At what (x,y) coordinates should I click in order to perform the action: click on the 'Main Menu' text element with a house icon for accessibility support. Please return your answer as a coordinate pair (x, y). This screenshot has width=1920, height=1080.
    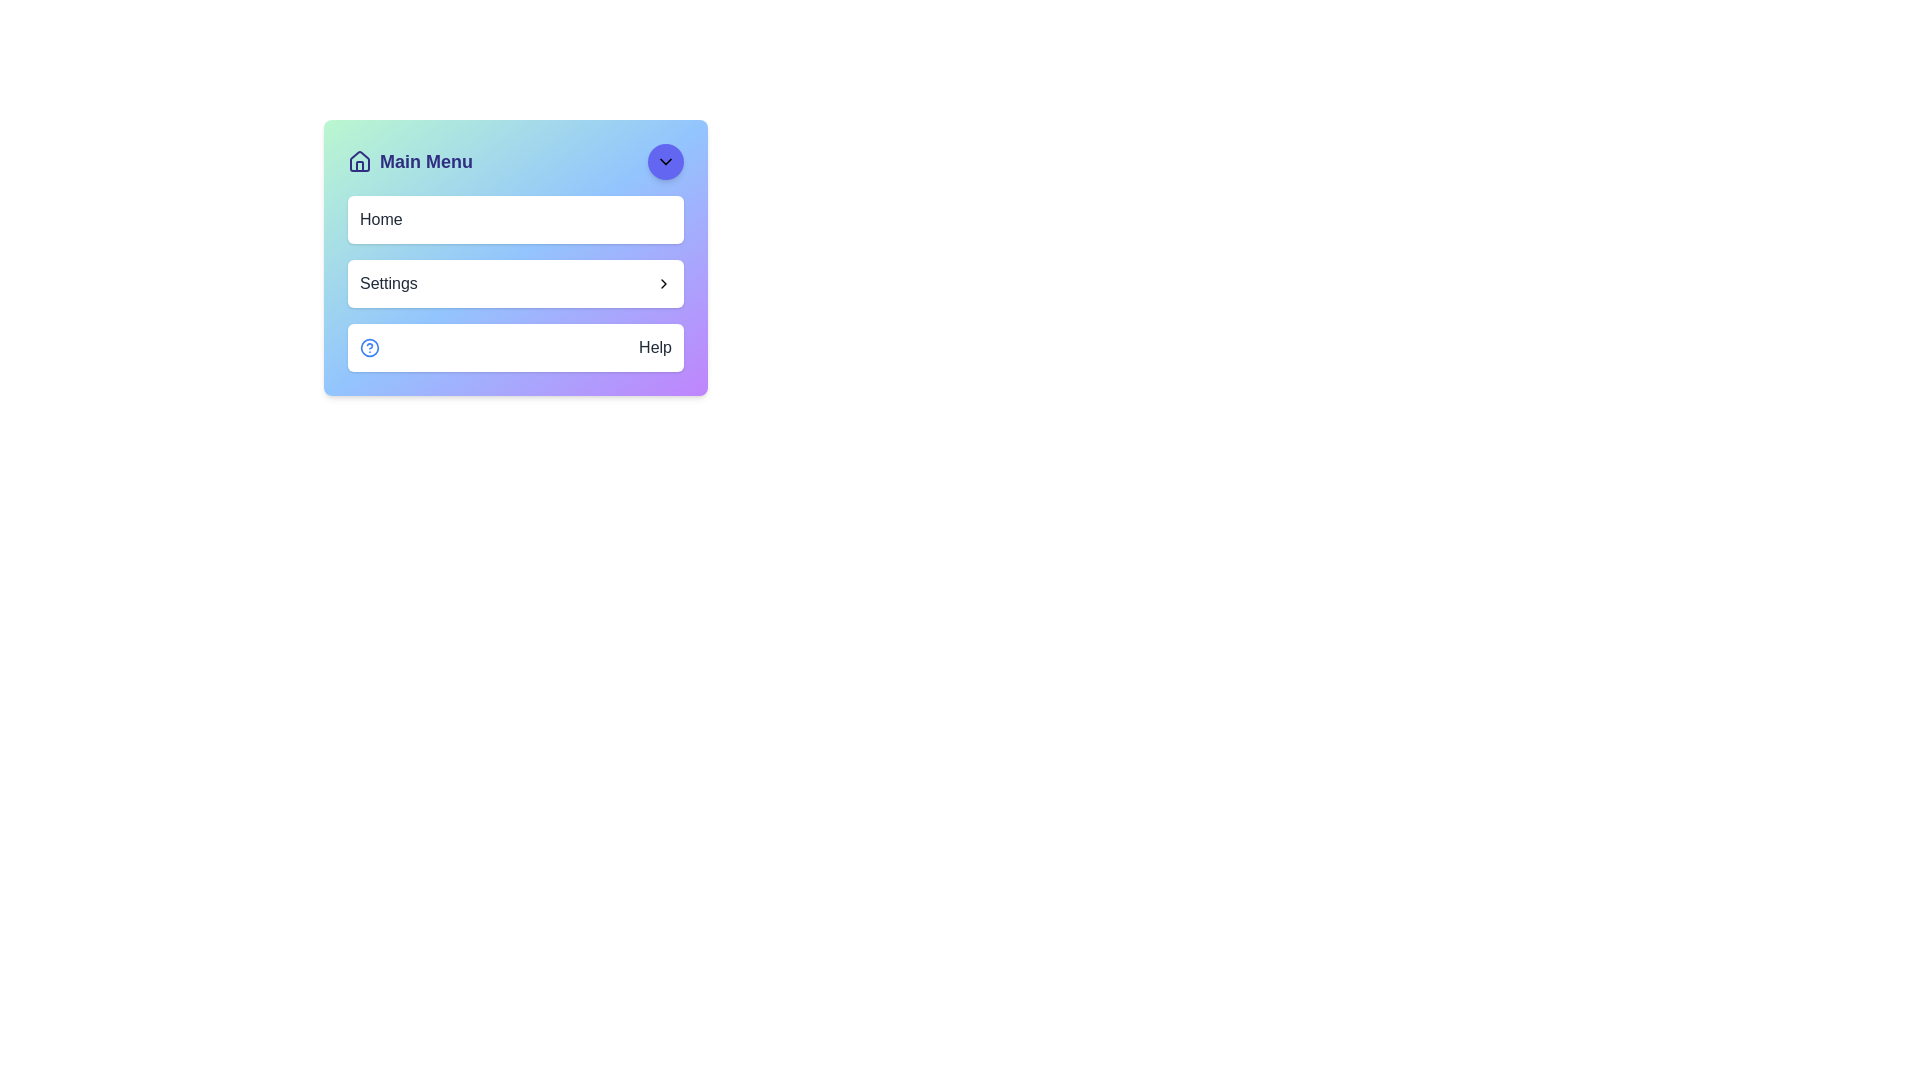
    Looking at the image, I should click on (409, 161).